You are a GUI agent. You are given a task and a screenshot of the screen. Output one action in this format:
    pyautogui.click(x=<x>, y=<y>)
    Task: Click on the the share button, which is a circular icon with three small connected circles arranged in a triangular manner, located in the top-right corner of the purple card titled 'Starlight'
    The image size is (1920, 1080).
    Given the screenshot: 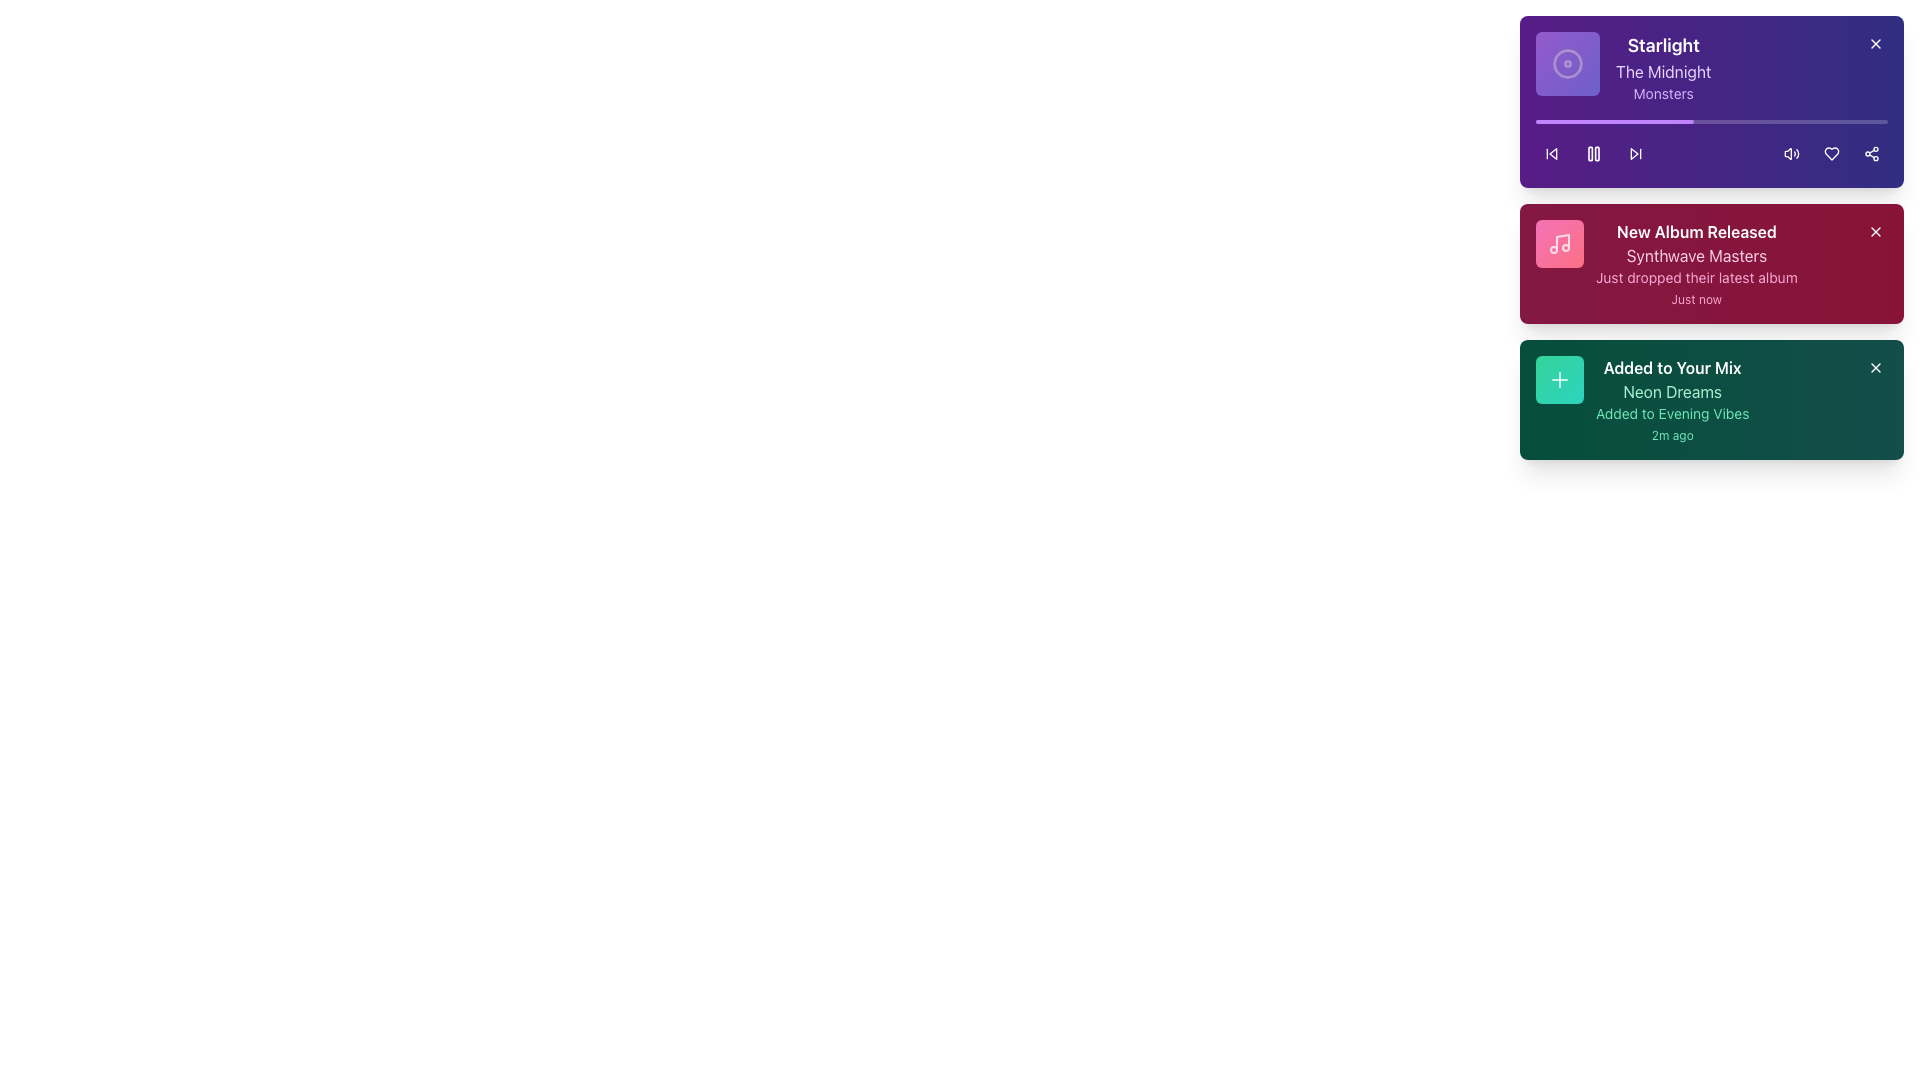 What is the action you would take?
    pyautogui.click(x=1871, y=153)
    